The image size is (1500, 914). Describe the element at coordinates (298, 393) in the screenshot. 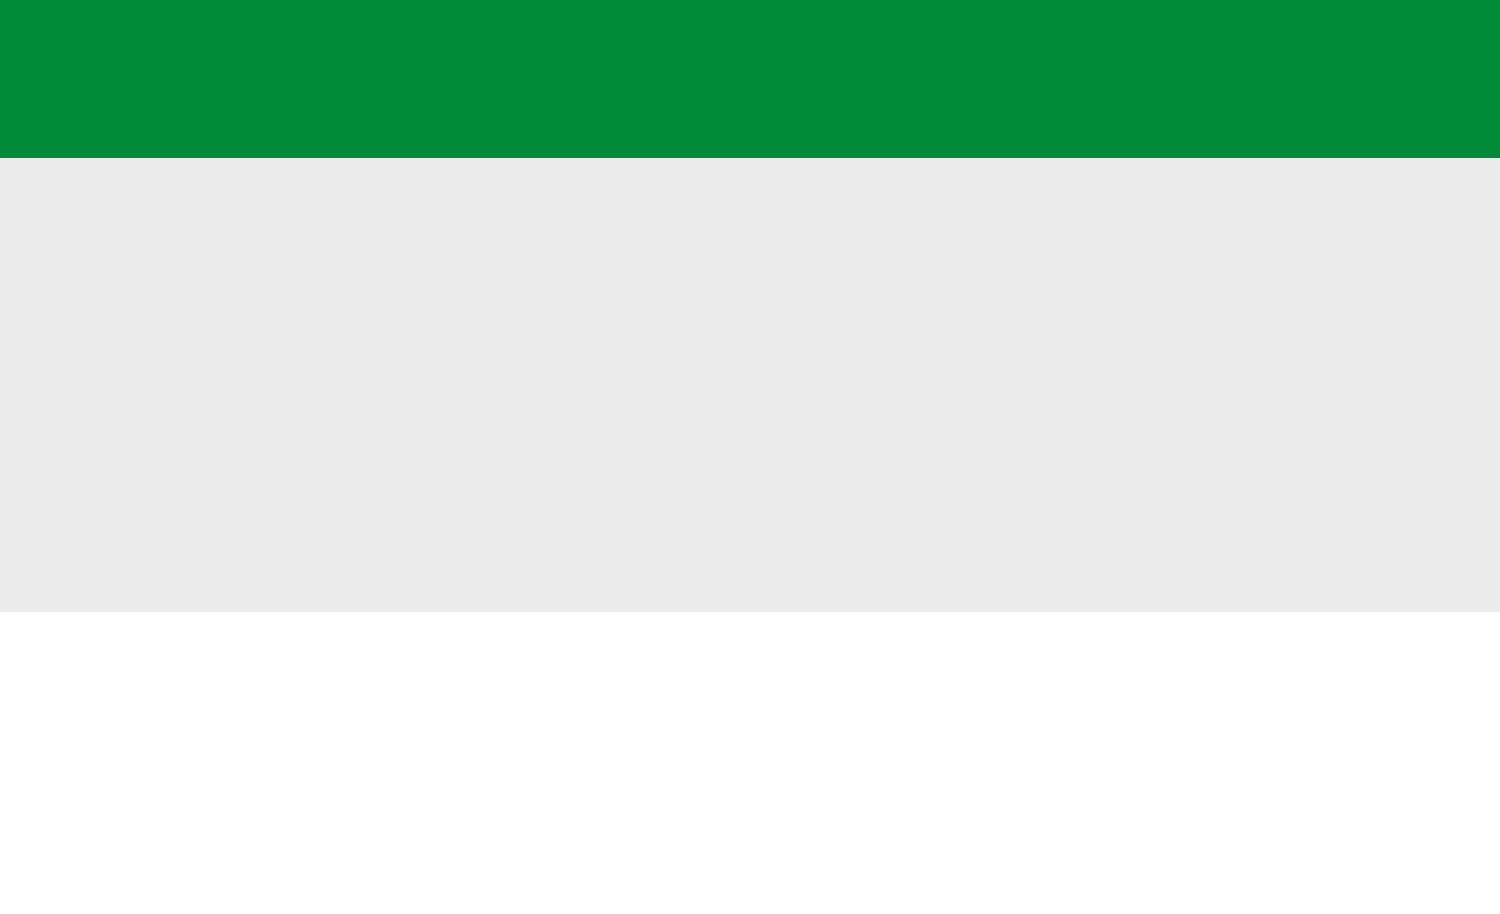

I see `'CAN/ULC-S701 – Type 1'` at that location.